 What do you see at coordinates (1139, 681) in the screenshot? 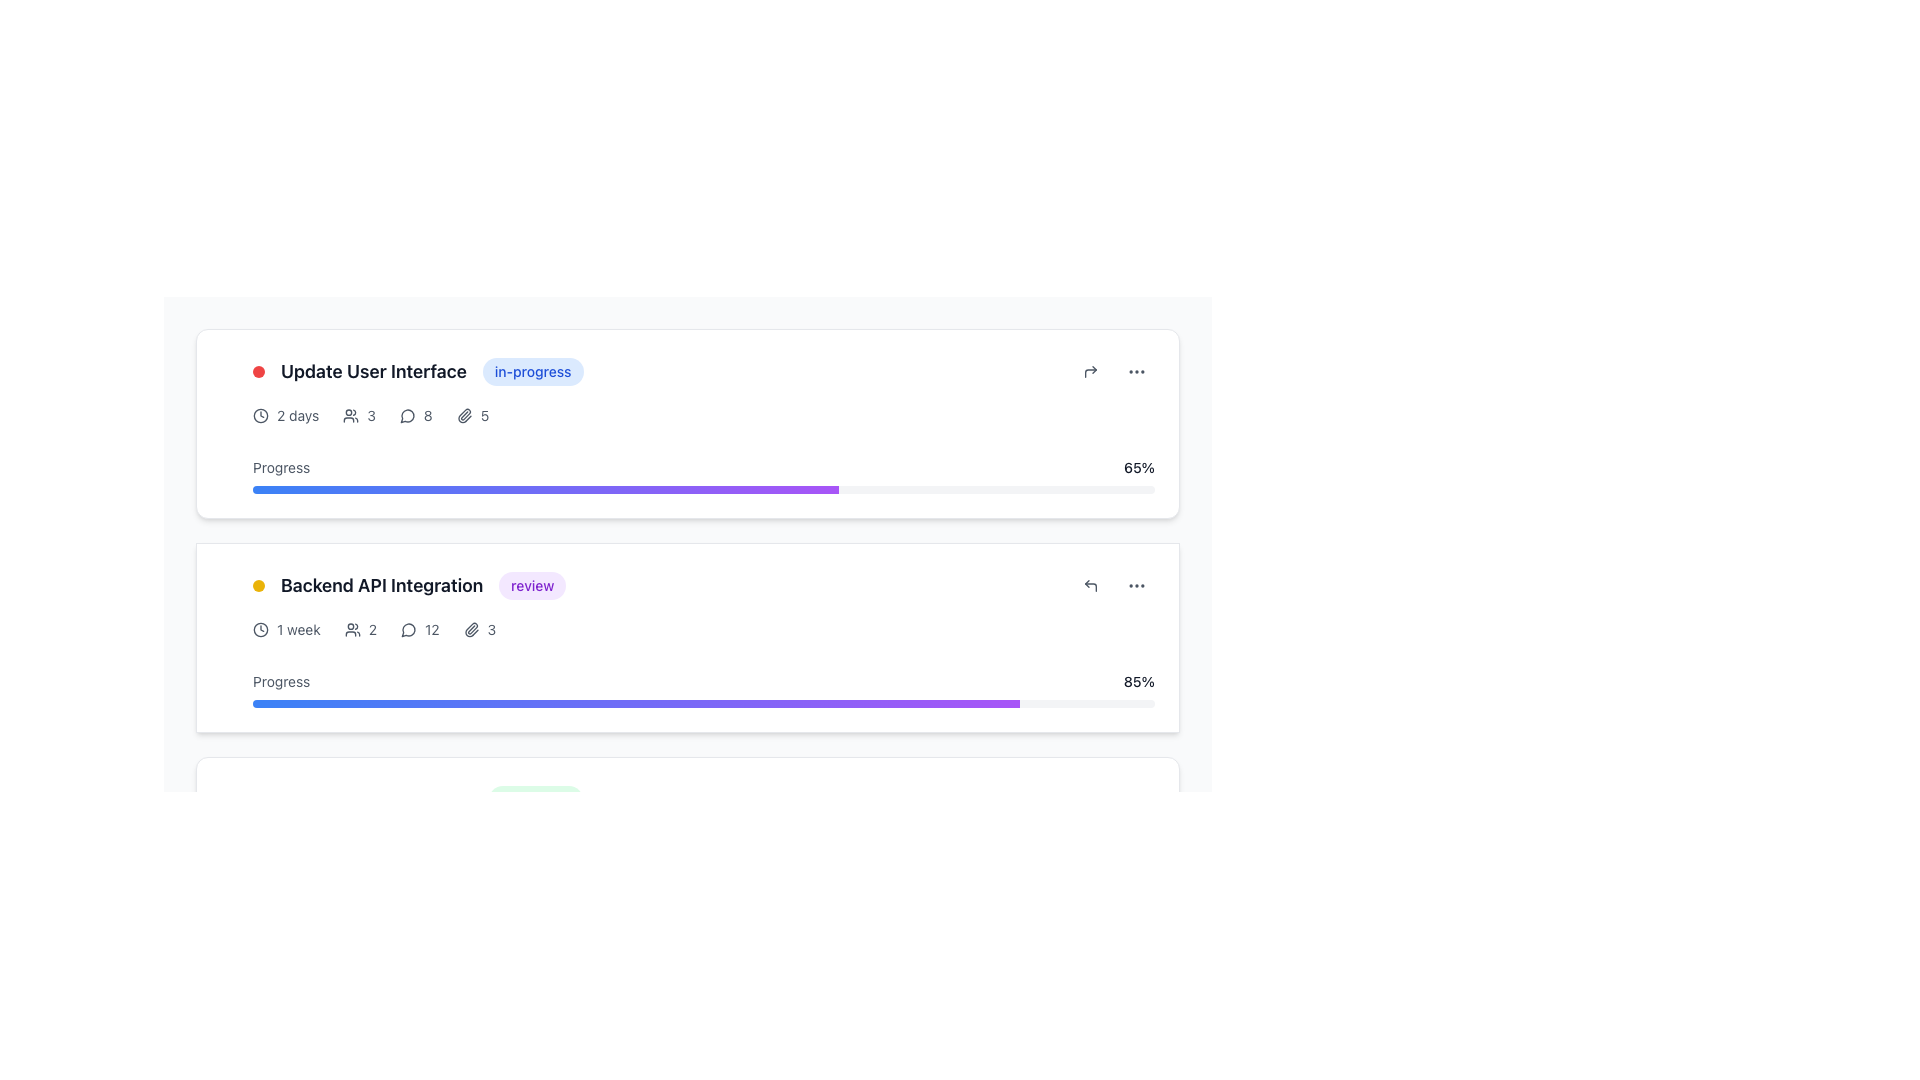
I see `the text displaying '85%' in bold black font, located to the far-right side of the progress bar under the 'Backend API Integration' section` at bounding box center [1139, 681].